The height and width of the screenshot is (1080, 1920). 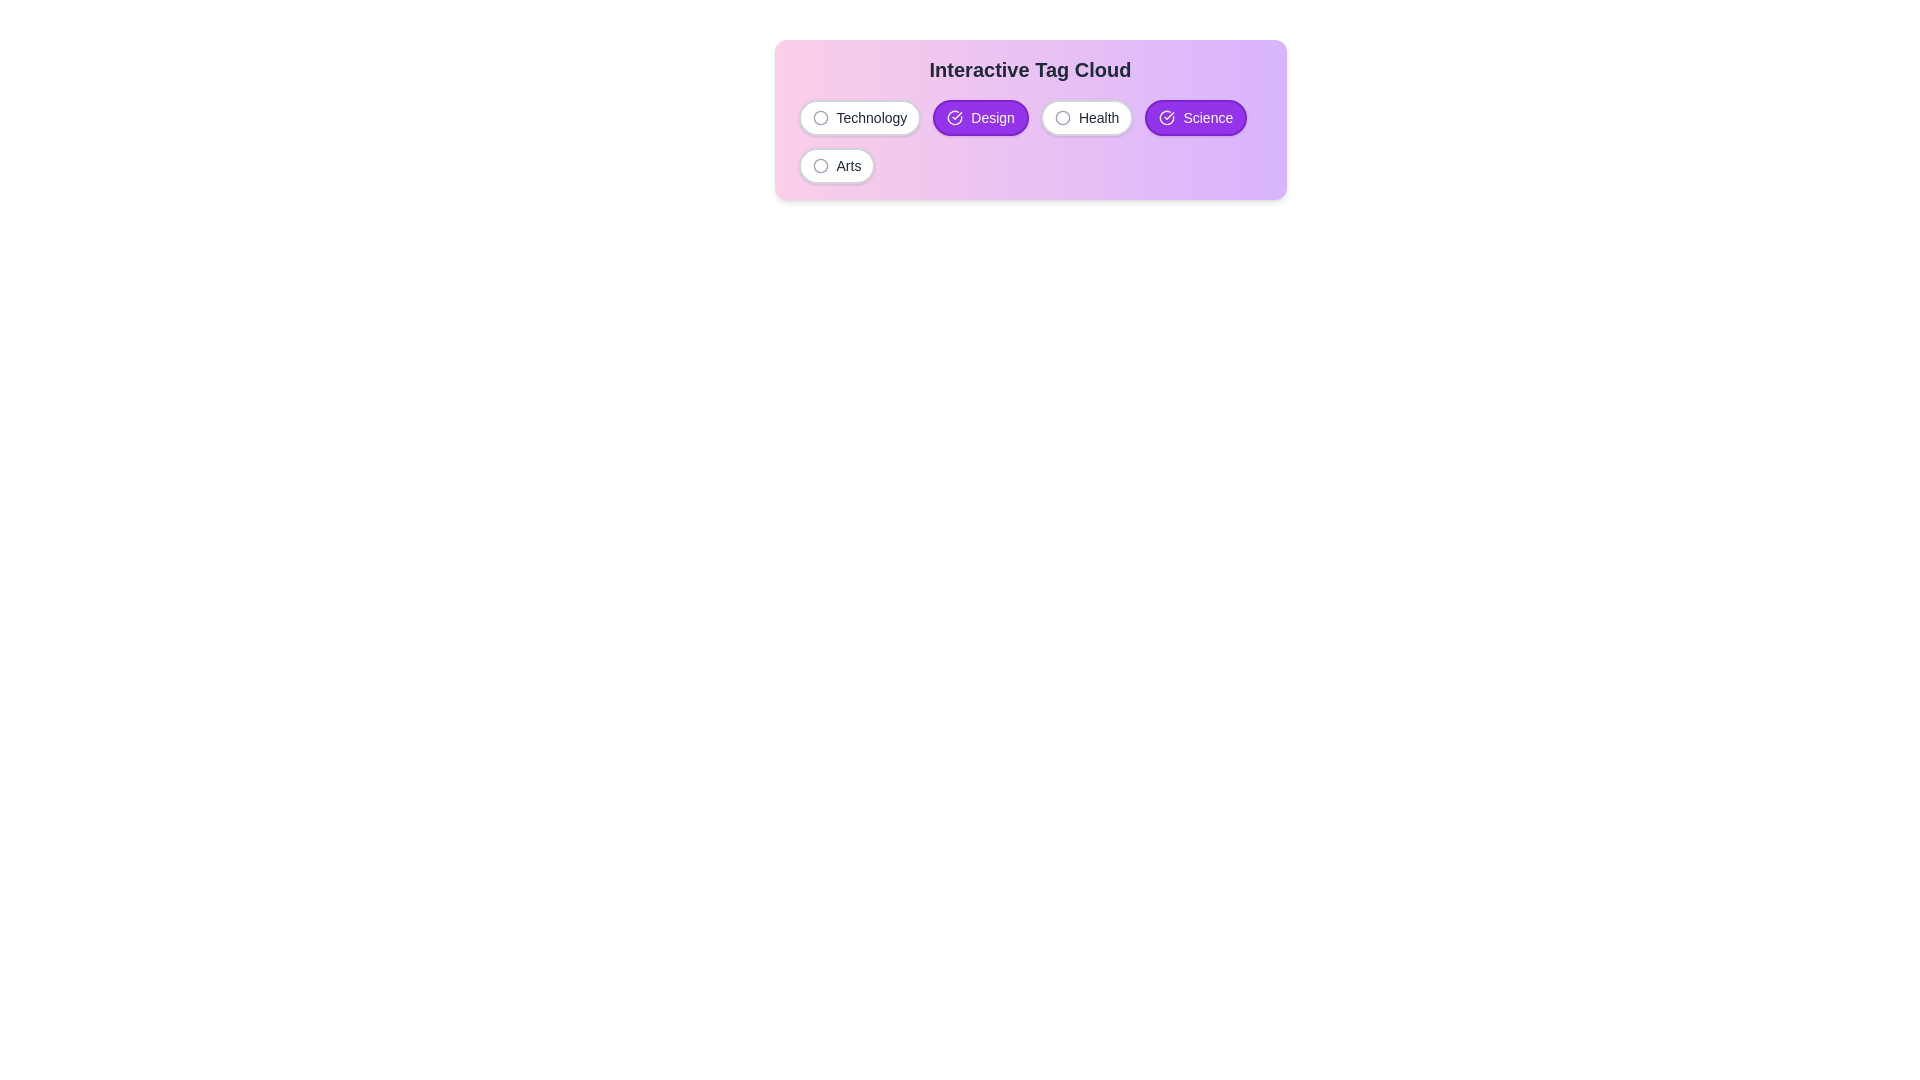 I want to click on the tag labeled Health to observe its hover effect, so click(x=1086, y=118).